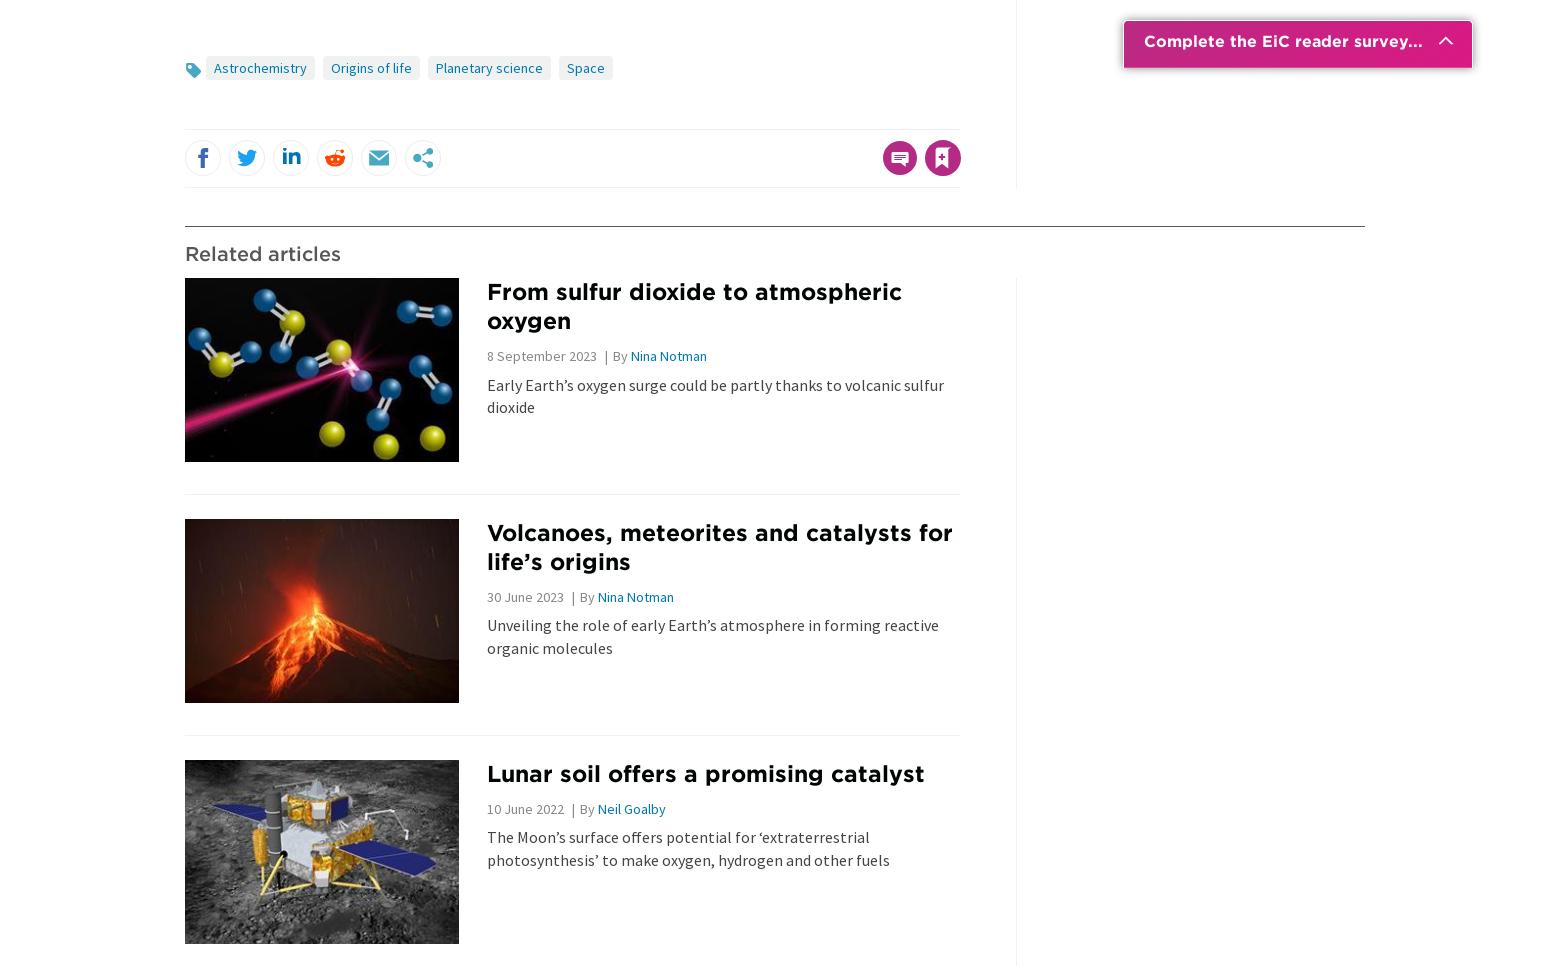  What do you see at coordinates (484, 546) in the screenshot?
I see `'Volcanoes, meteorites and catalysts for life’s origins'` at bounding box center [484, 546].